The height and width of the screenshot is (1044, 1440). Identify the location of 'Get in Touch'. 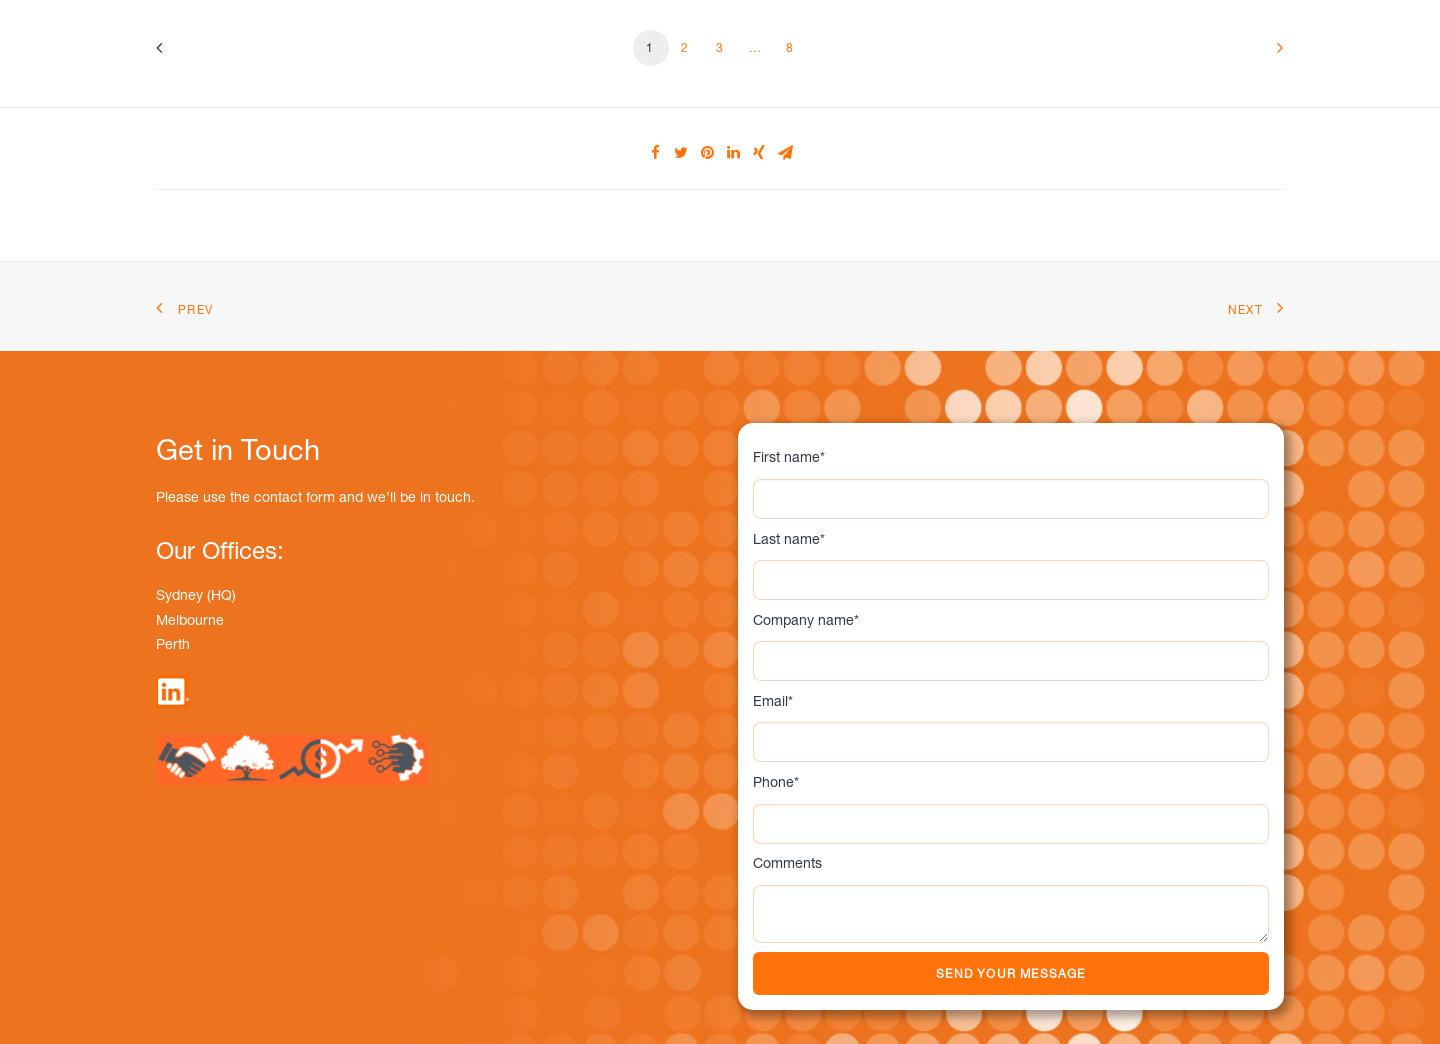
(238, 446).